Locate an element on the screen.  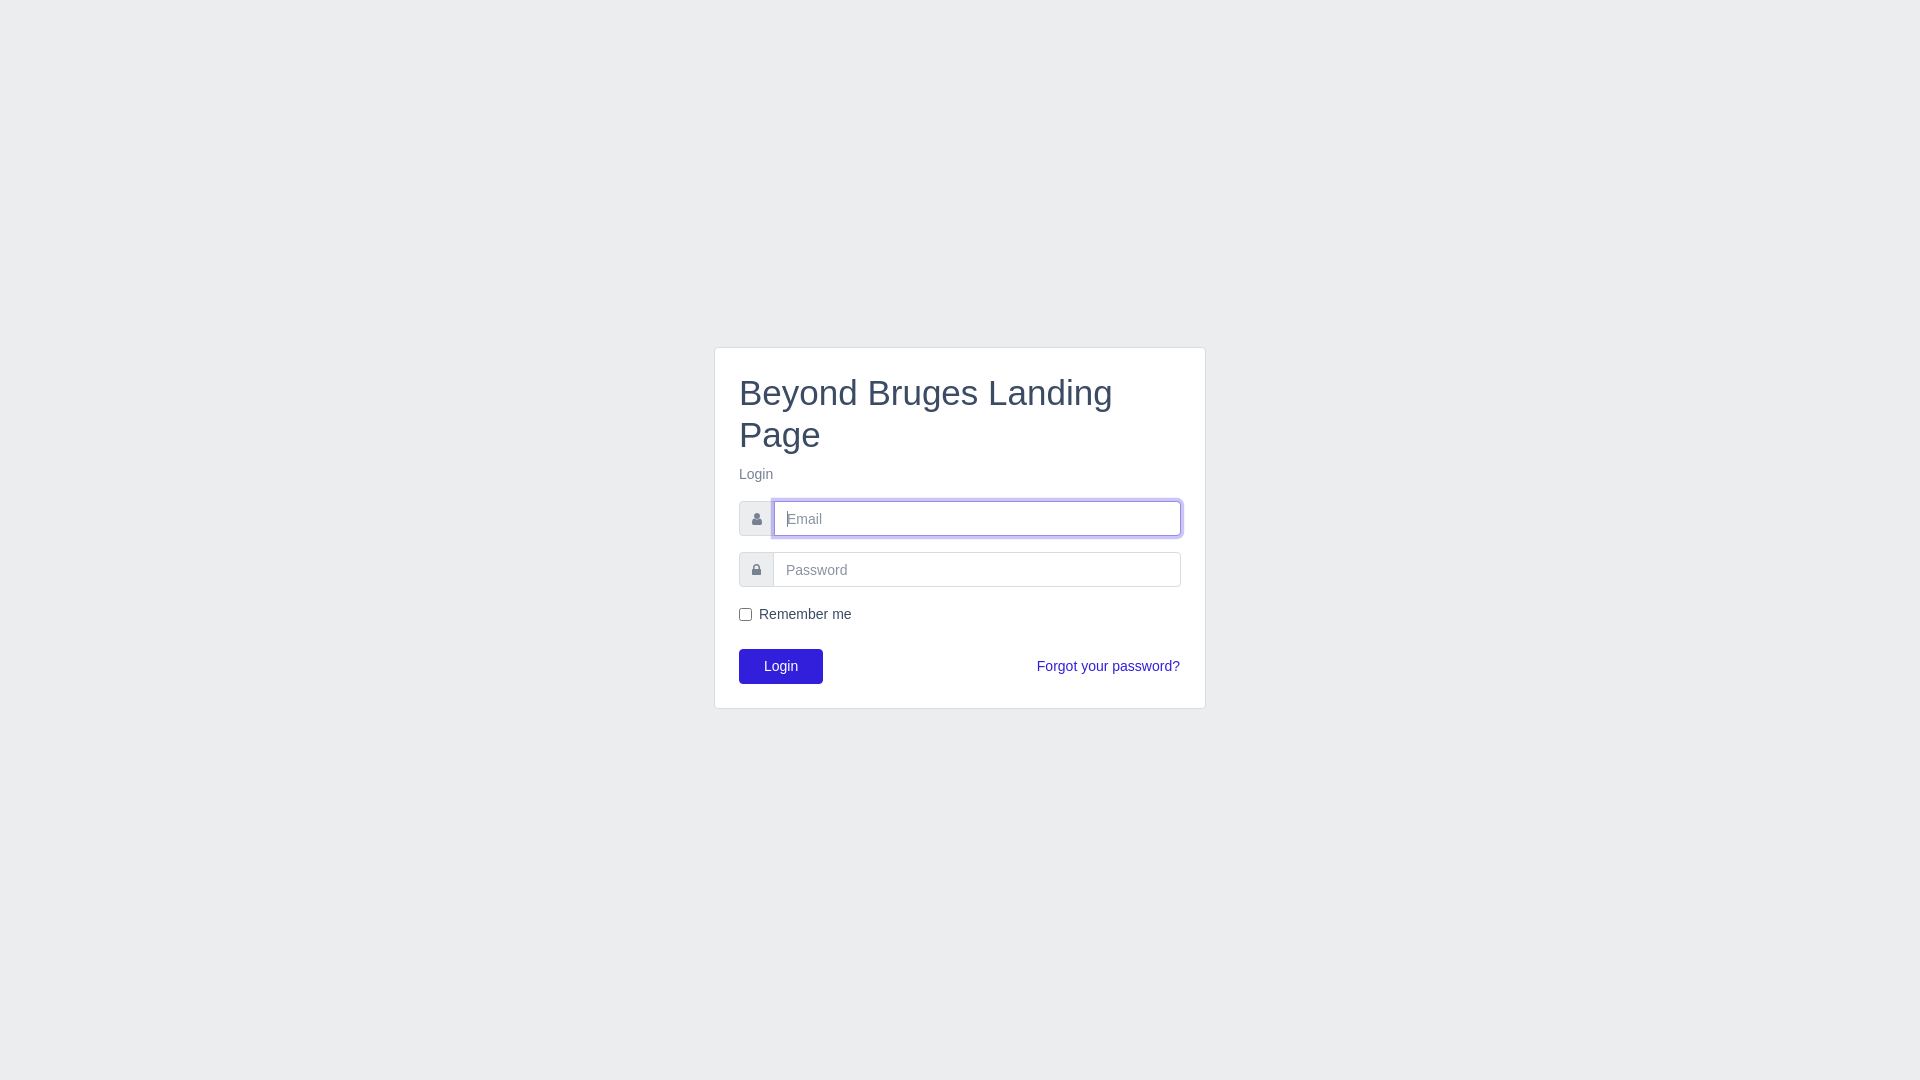
'Forgot your password?' is located at coordinates (1036, 666).